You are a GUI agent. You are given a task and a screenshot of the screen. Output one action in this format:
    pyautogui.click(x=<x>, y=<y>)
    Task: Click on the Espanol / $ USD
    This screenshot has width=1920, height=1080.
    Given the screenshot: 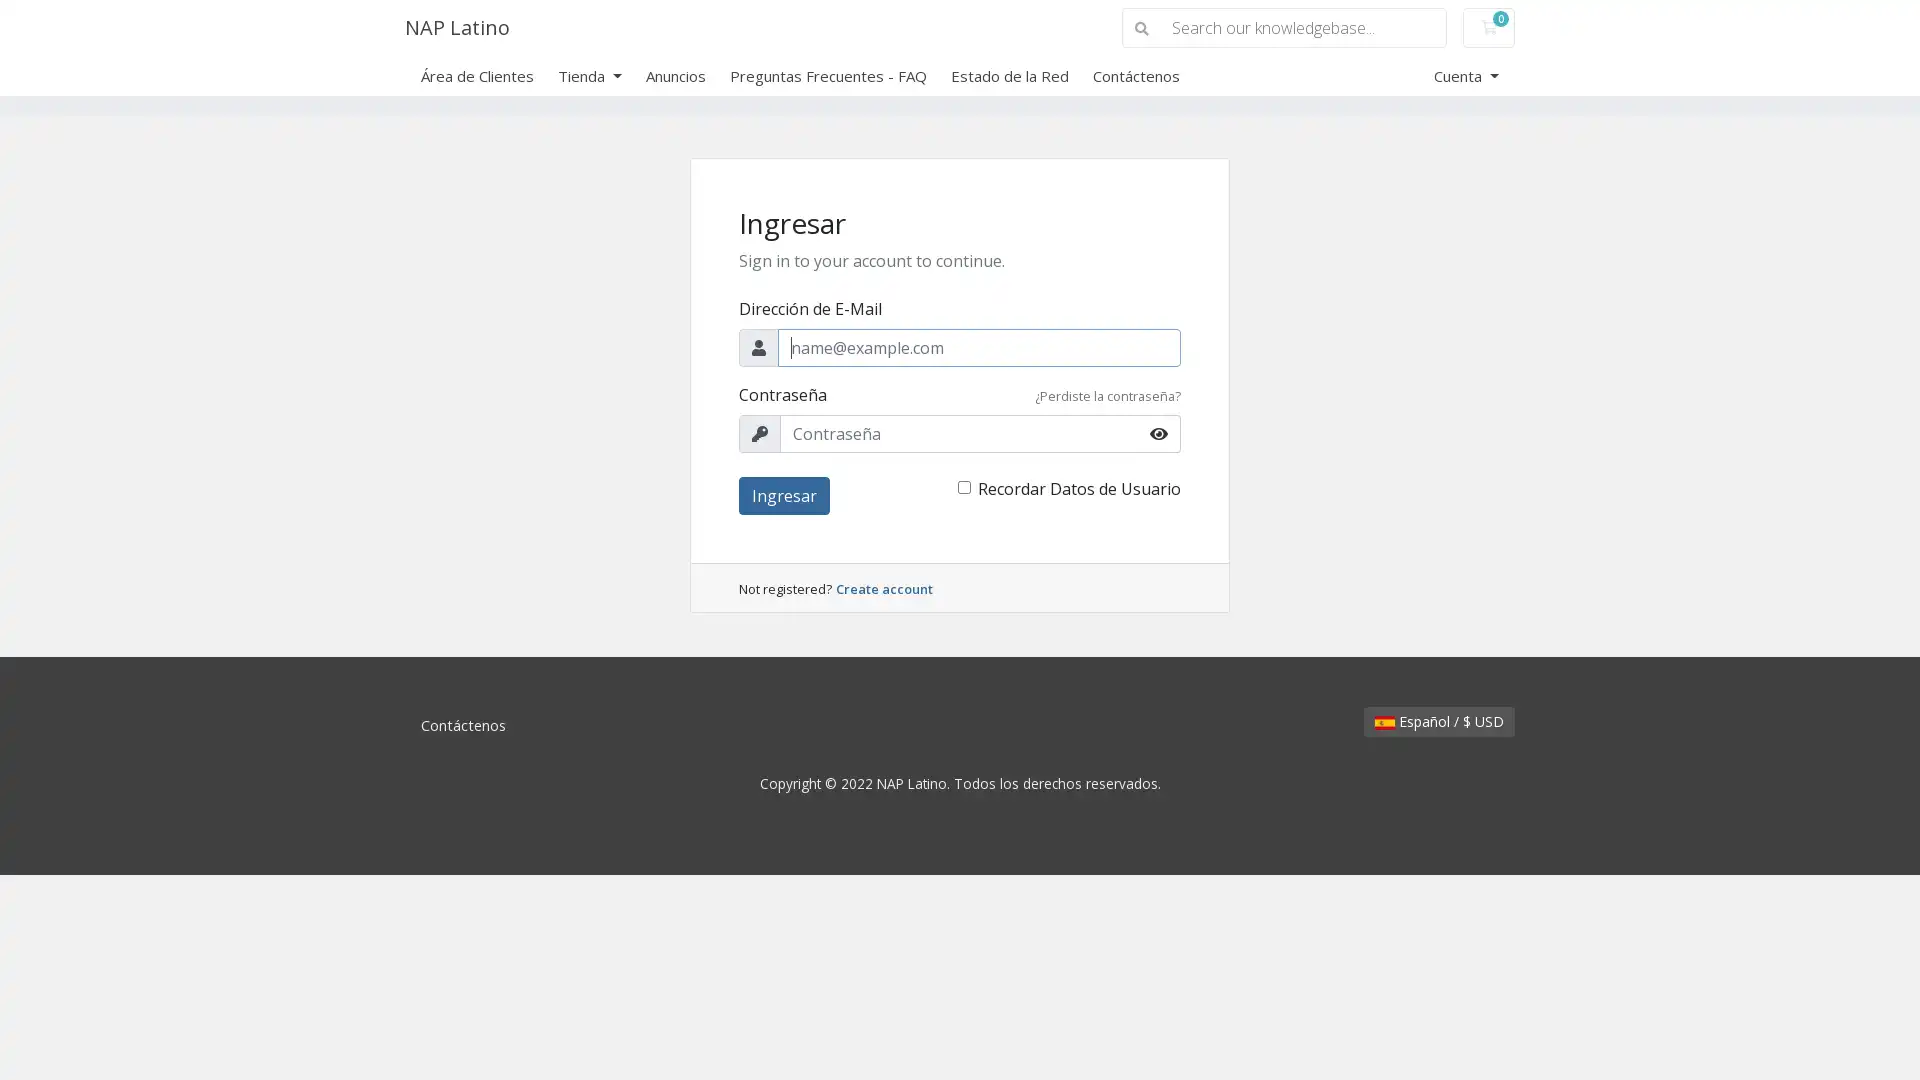 What is the action you would take?
    pyautogui.click(x=1438, y=721)
    